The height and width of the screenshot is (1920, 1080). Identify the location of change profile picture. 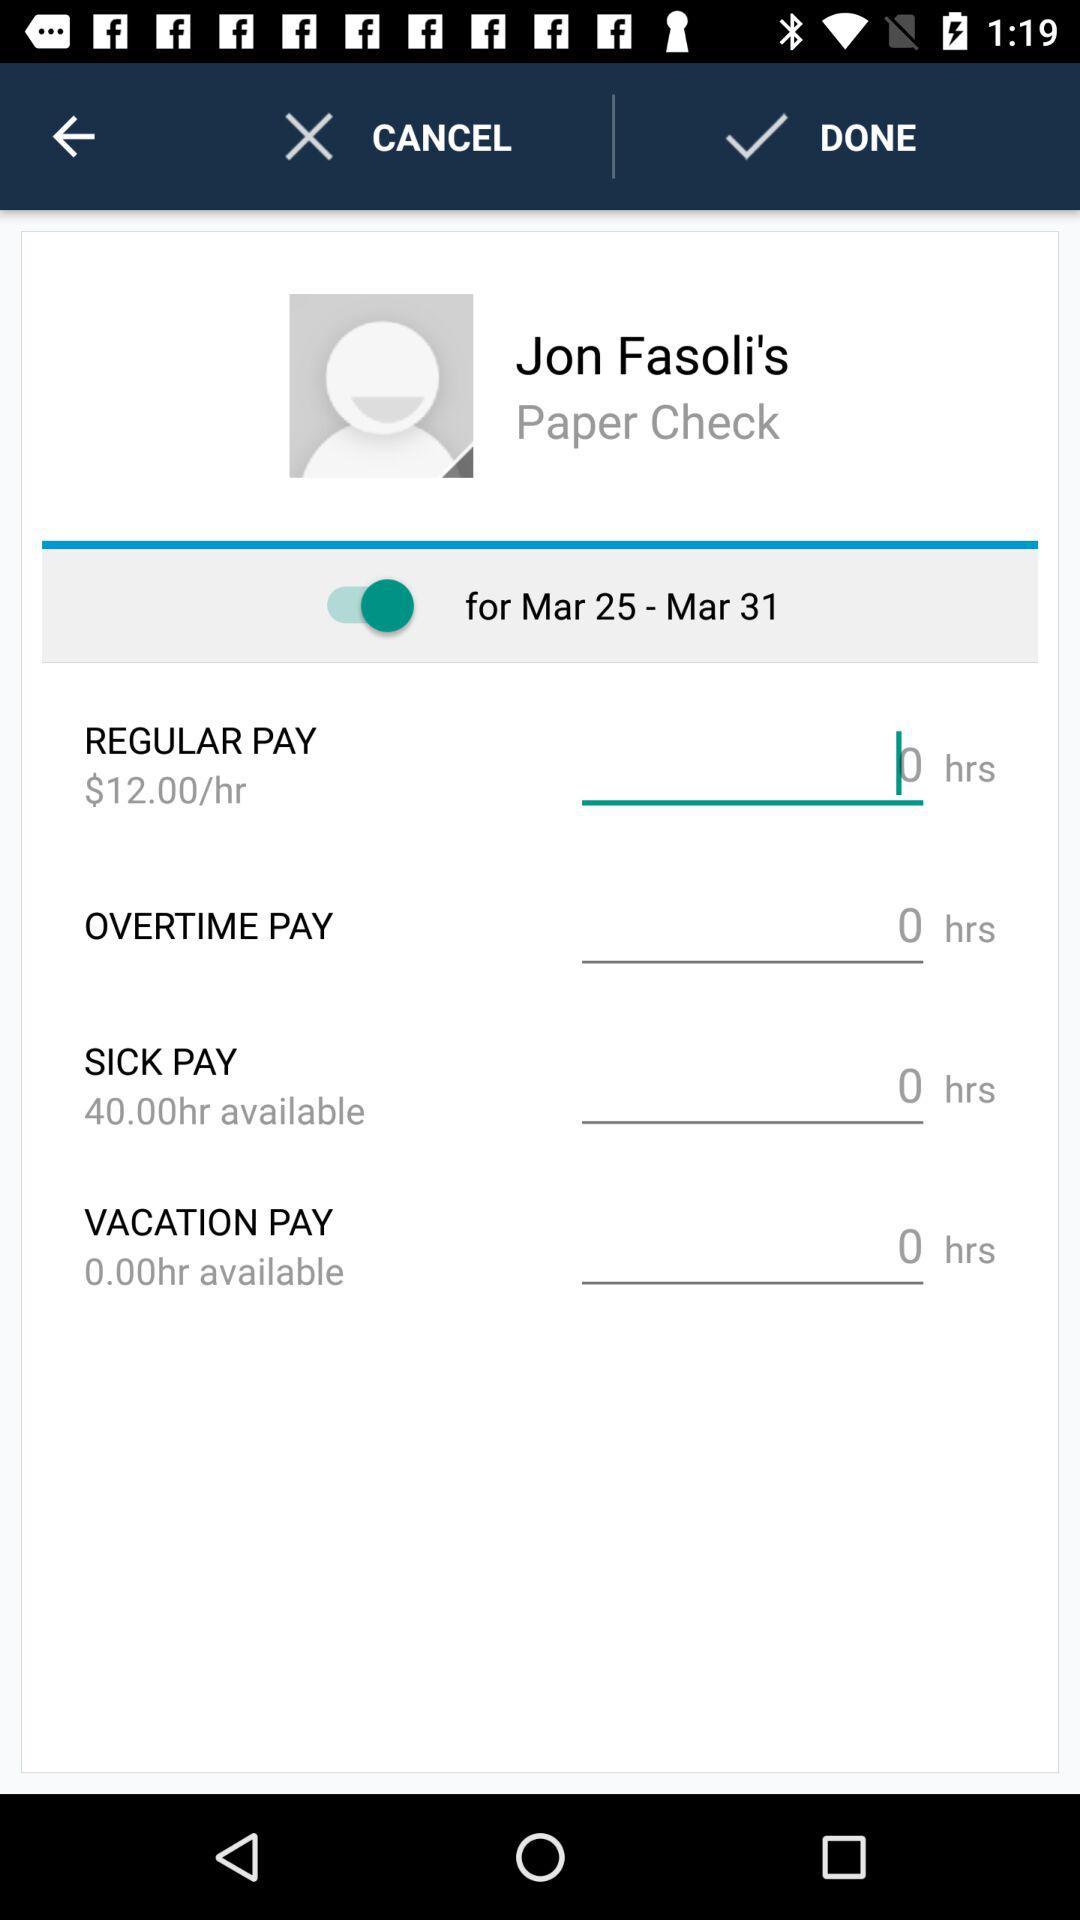
(381, 385).